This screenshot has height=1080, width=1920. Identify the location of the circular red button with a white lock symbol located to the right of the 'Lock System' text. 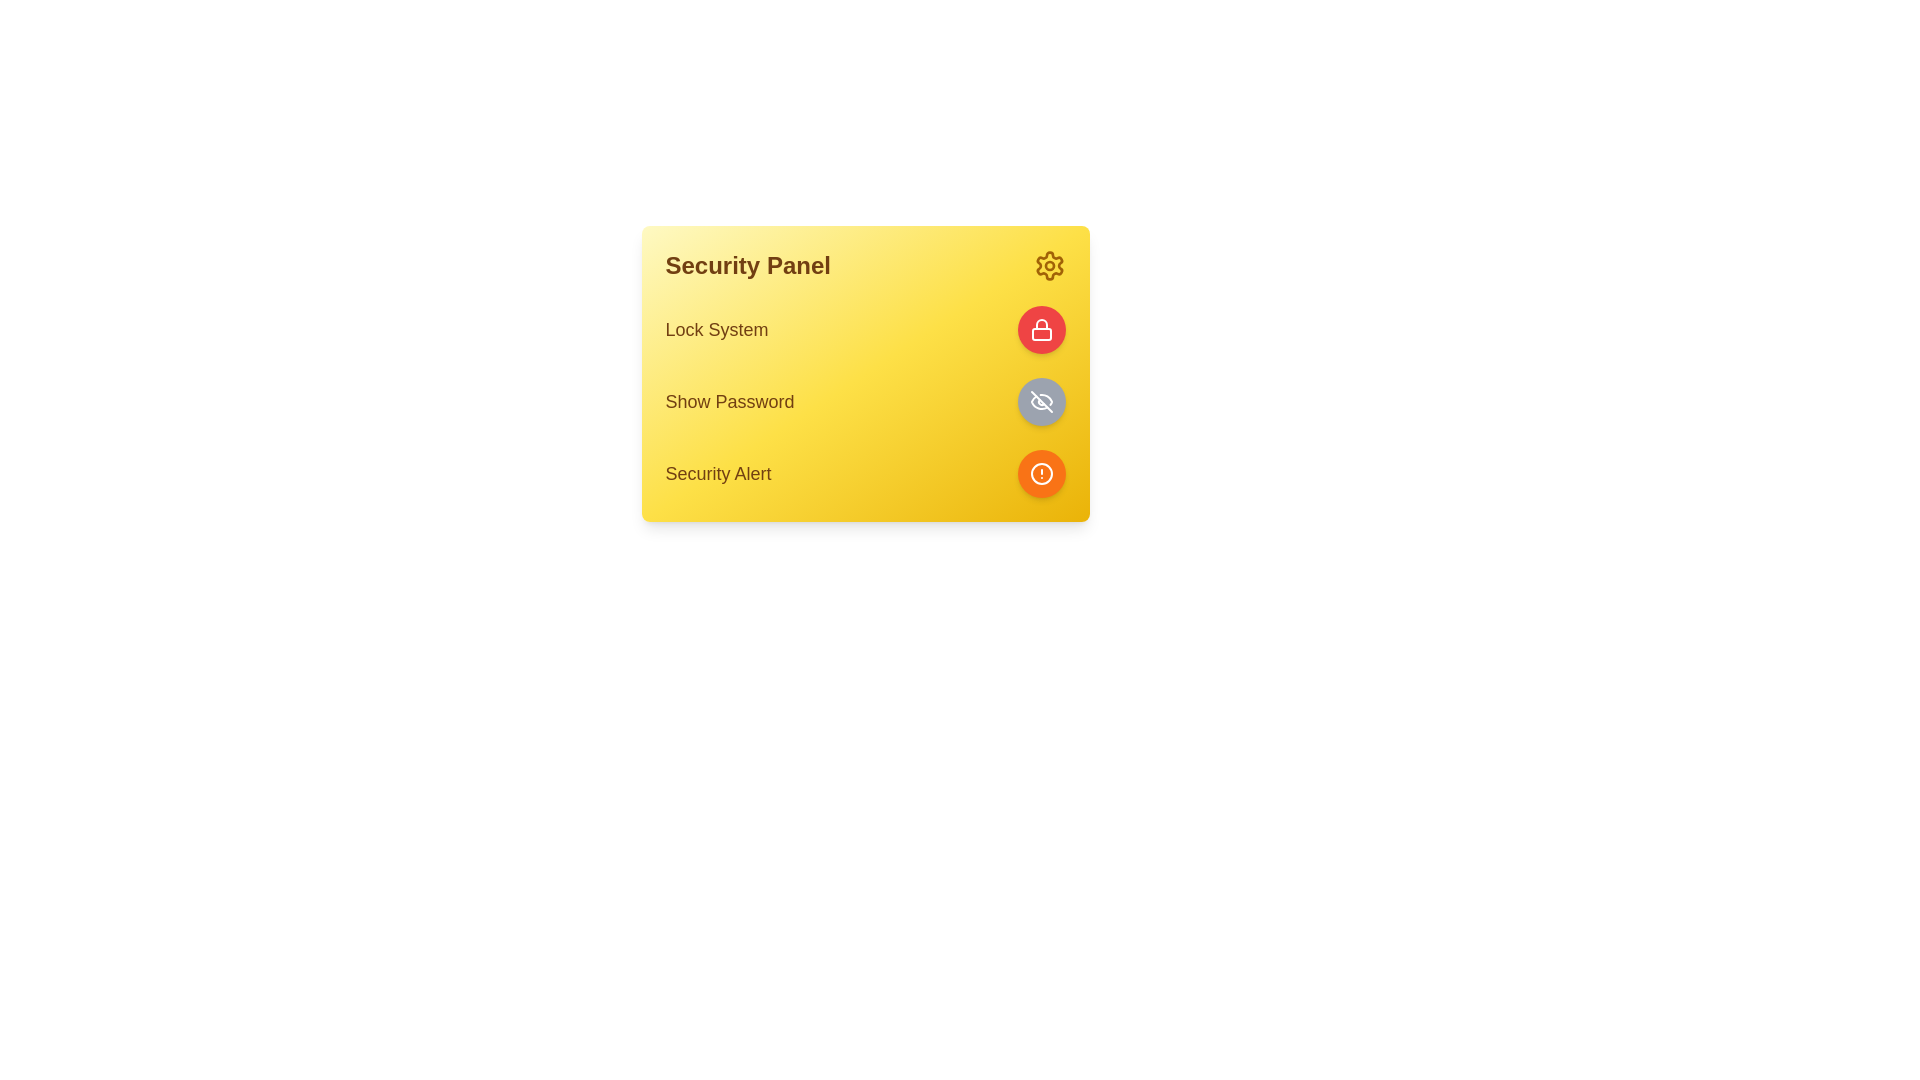
(1040, 329).